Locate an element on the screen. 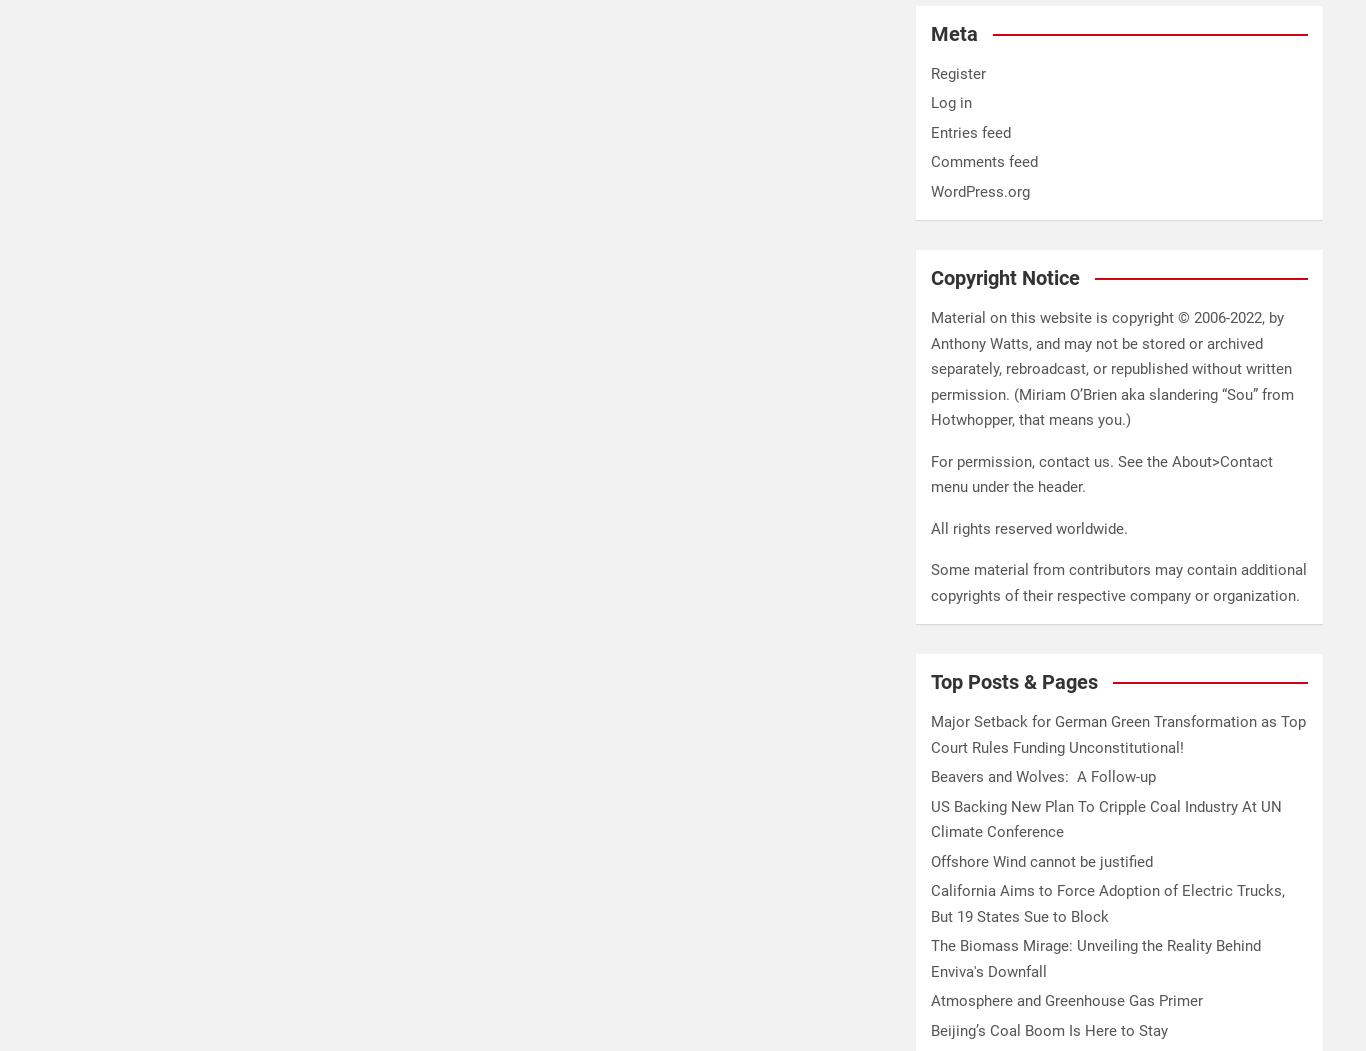 This screenshot has width=1366, height=1051. 'The Biomass Mirage: Unveiling the Reality Behind Enviva's Downfall' is located at coordinates (1094, 957).